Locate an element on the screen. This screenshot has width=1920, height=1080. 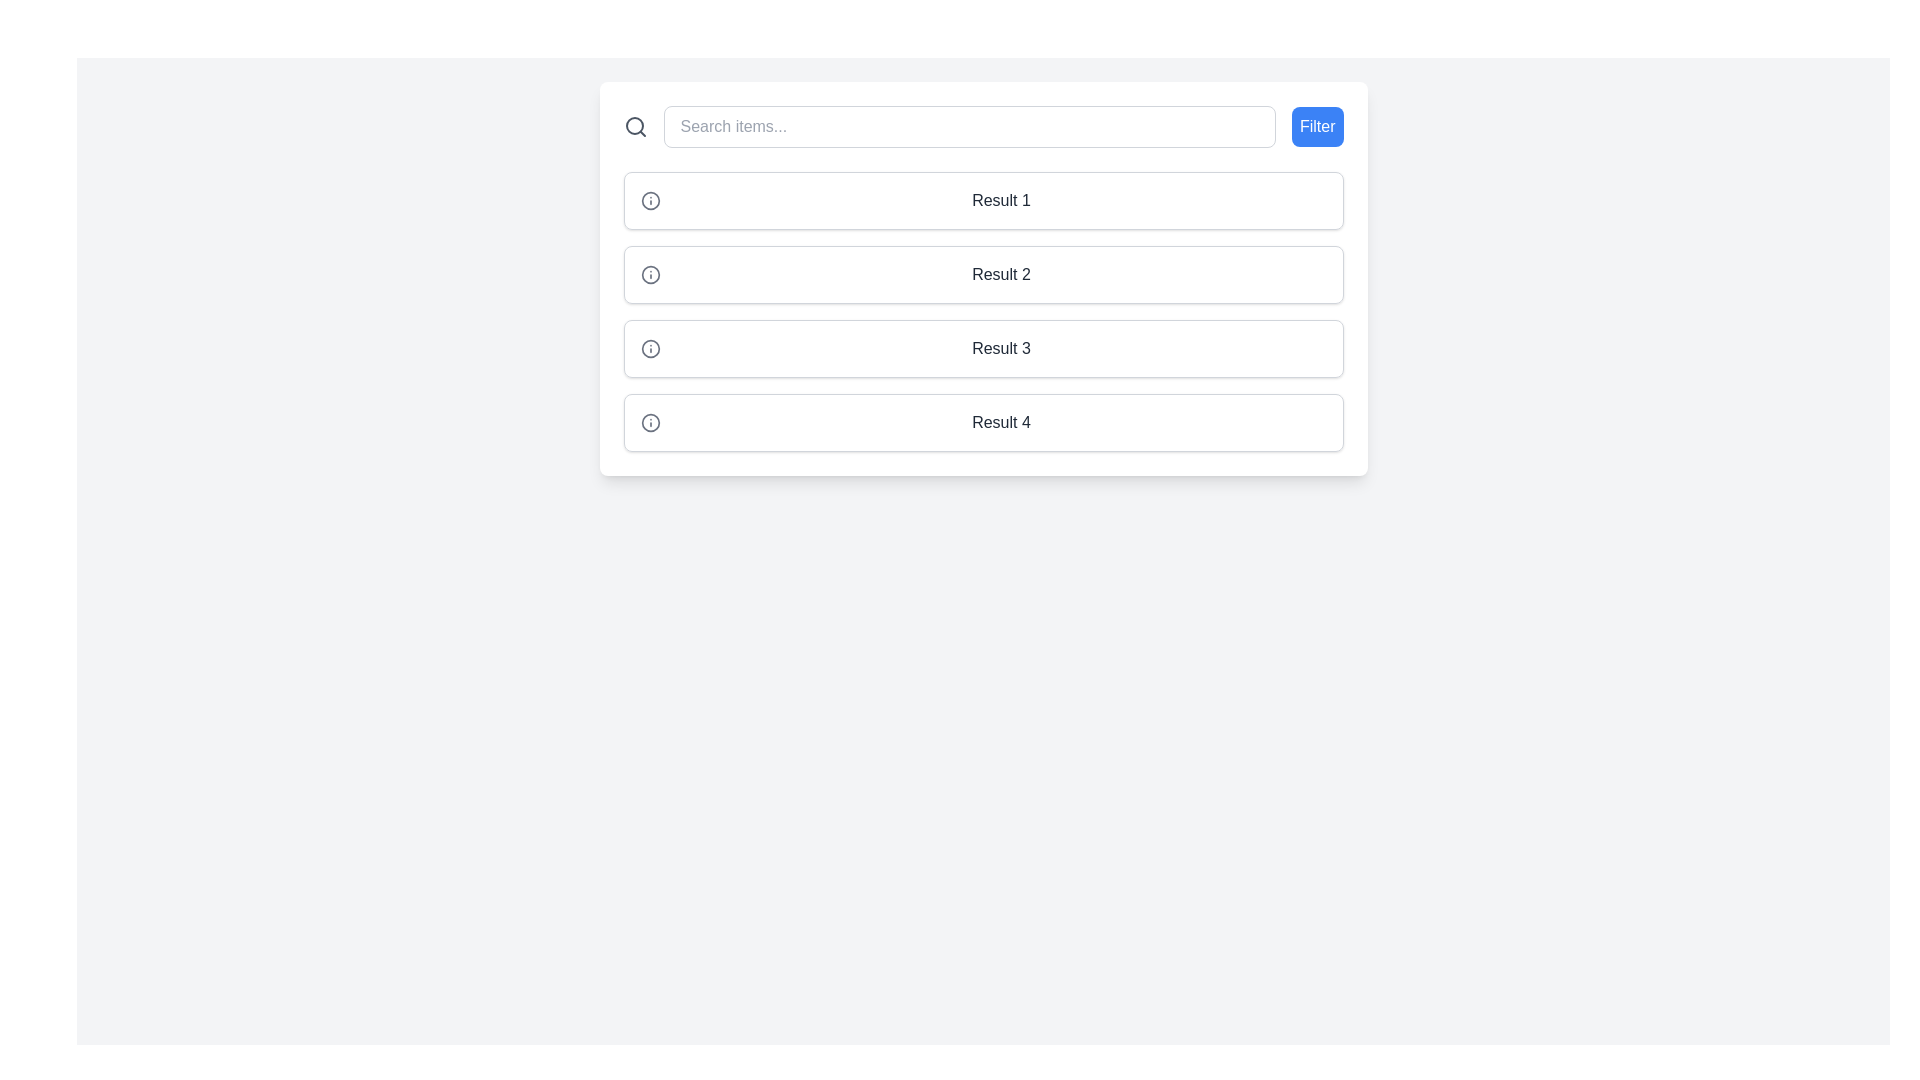
the fourth list item card in the vertically stacked list is located at coordinates (983, 422).